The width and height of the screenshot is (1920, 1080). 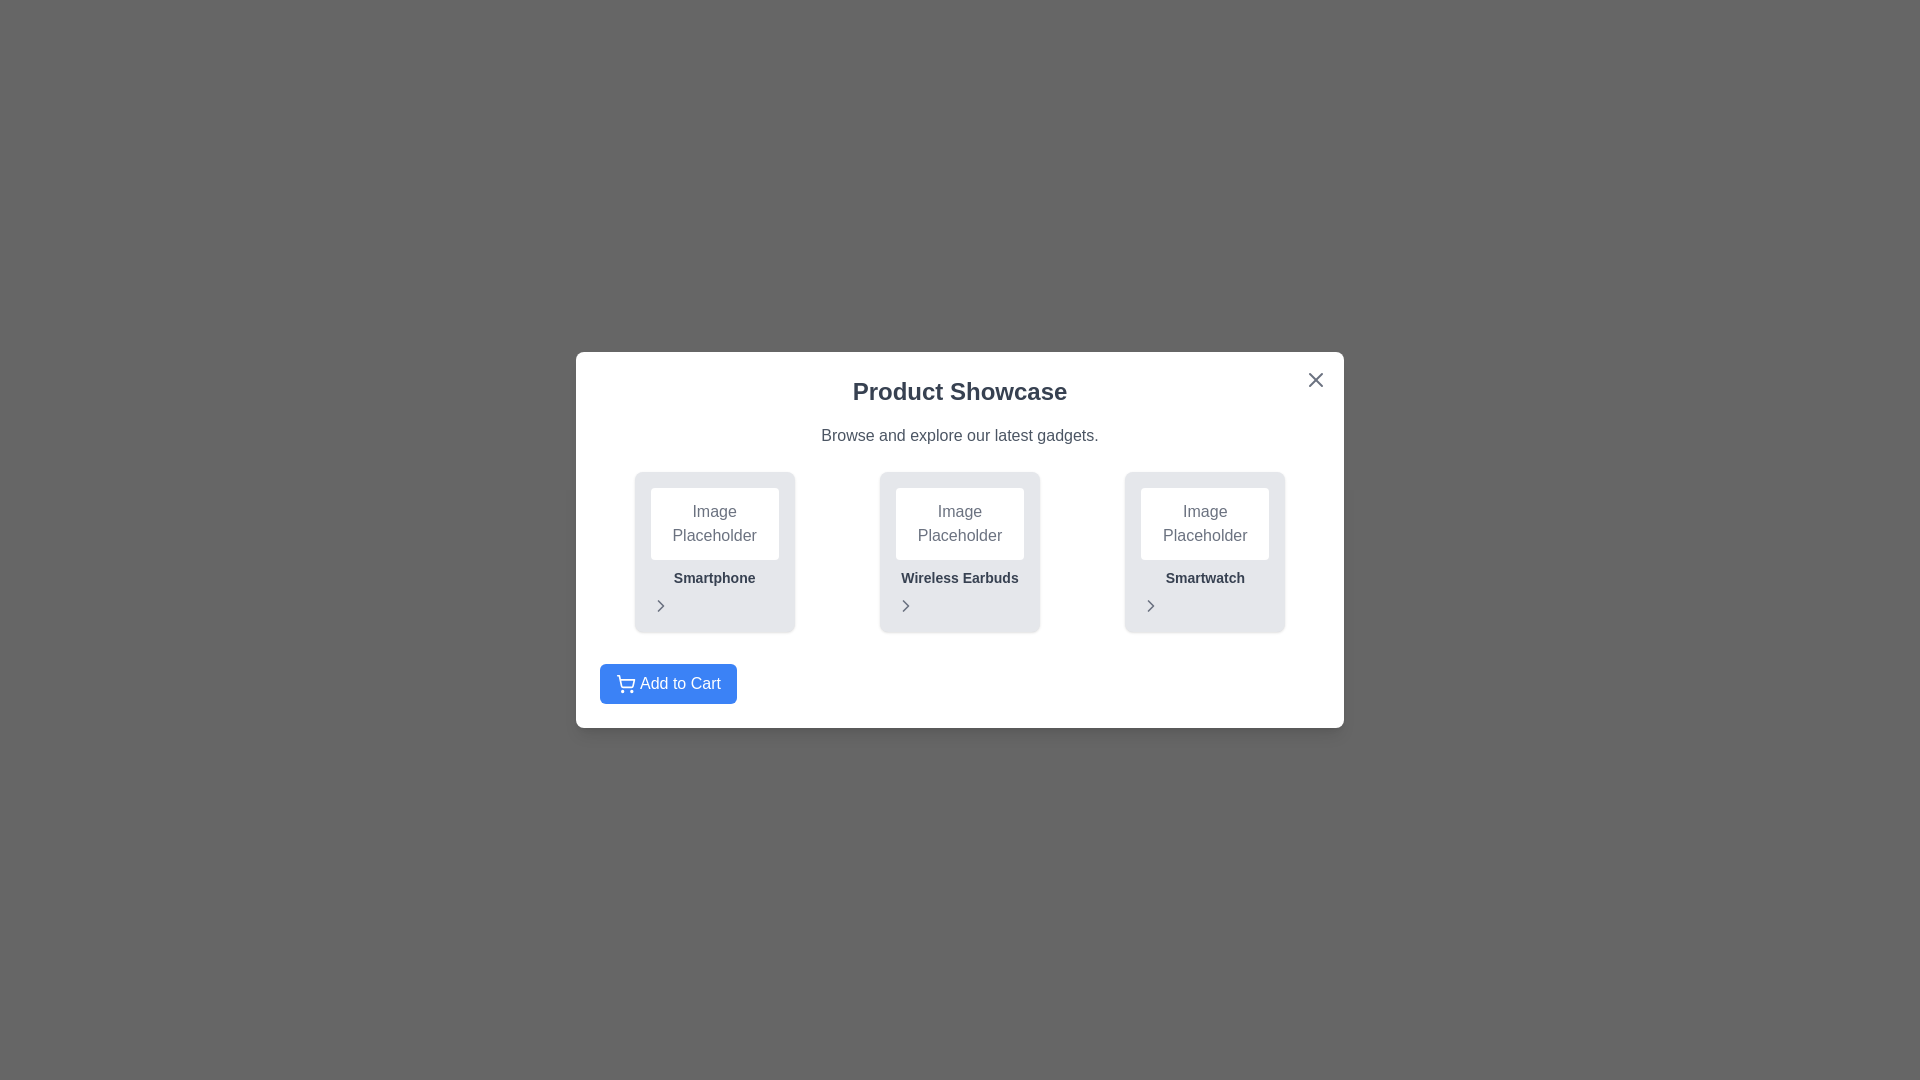 What do you see at coordinates (714, 551) in the screenshot?
I see `the Product card displaying 'Smartphone' with an arrow icon at the bottom right, located in the center area of the modal window beneath 'Product Showcase'` at bounding box center [714, 551].